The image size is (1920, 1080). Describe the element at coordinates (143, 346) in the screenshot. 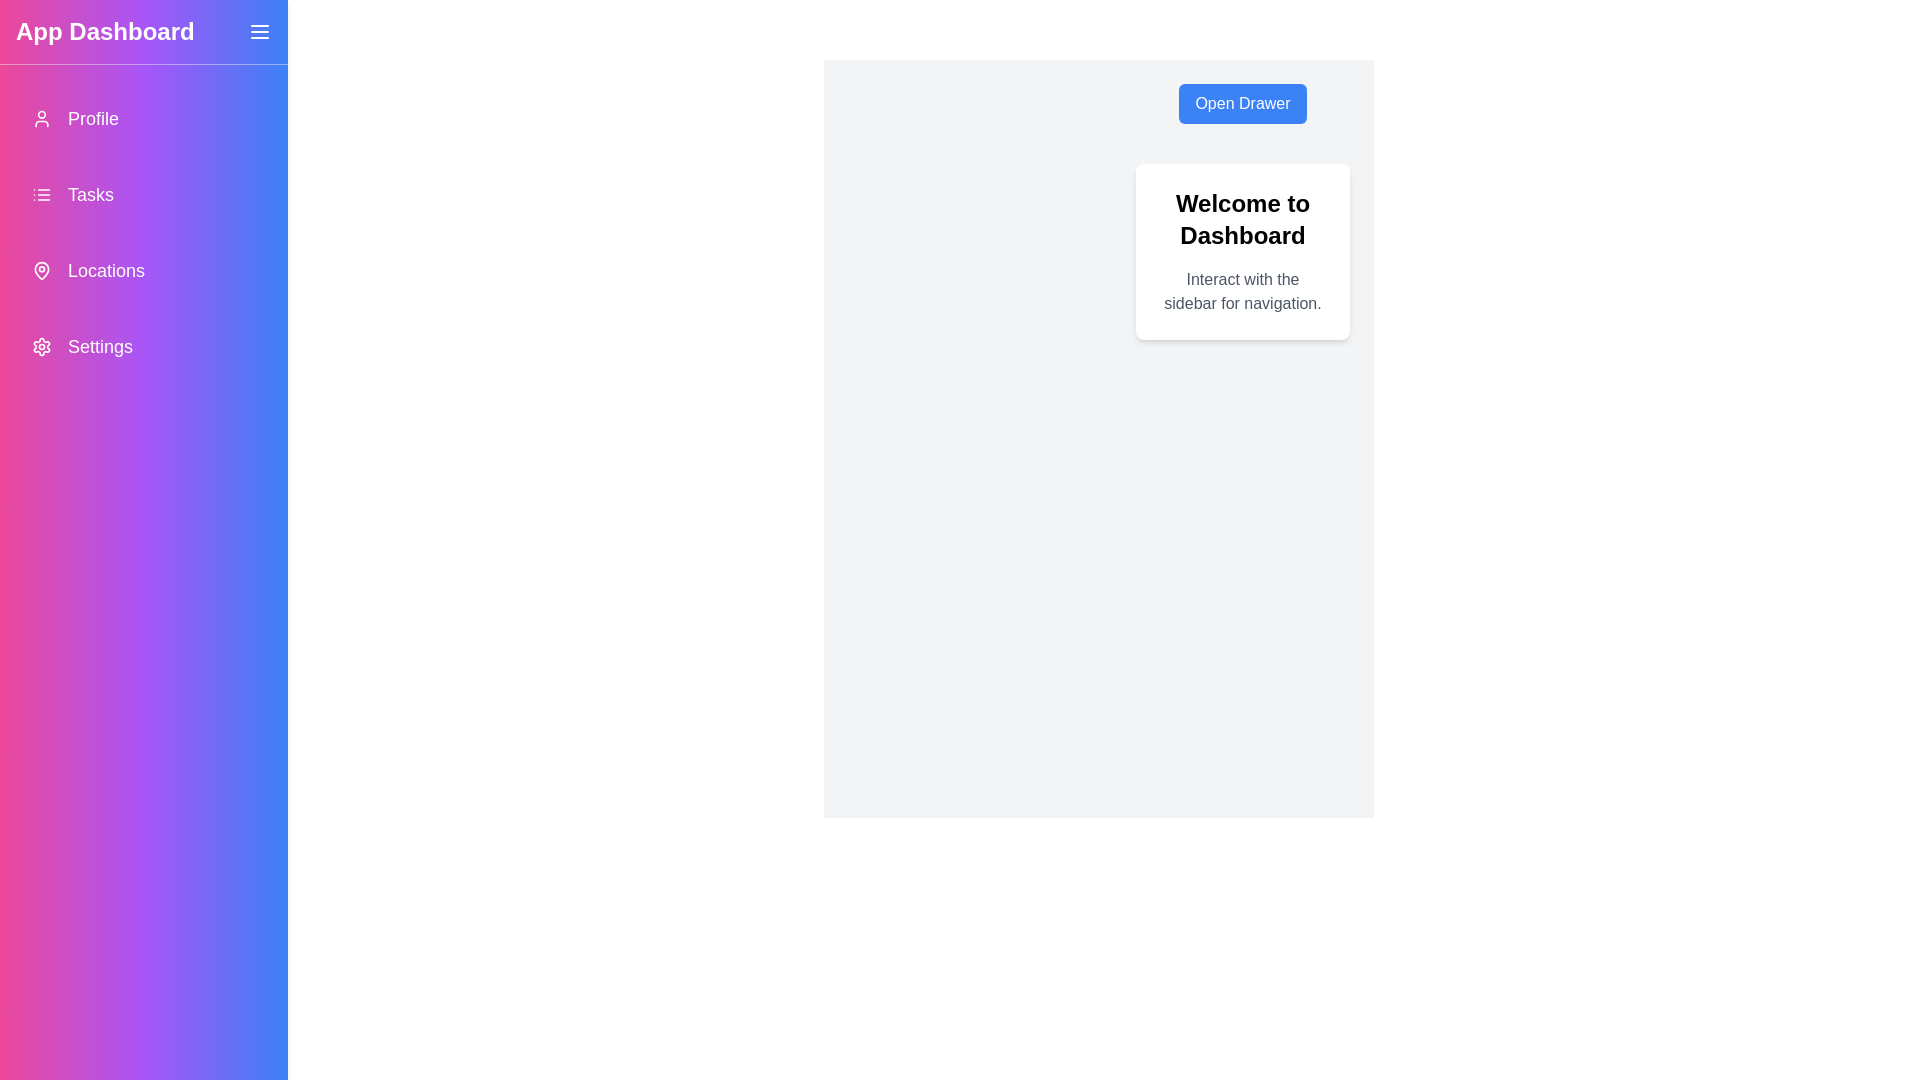

I see `the navigation item labeled 'Settings' to observe its hover effect` at that location.